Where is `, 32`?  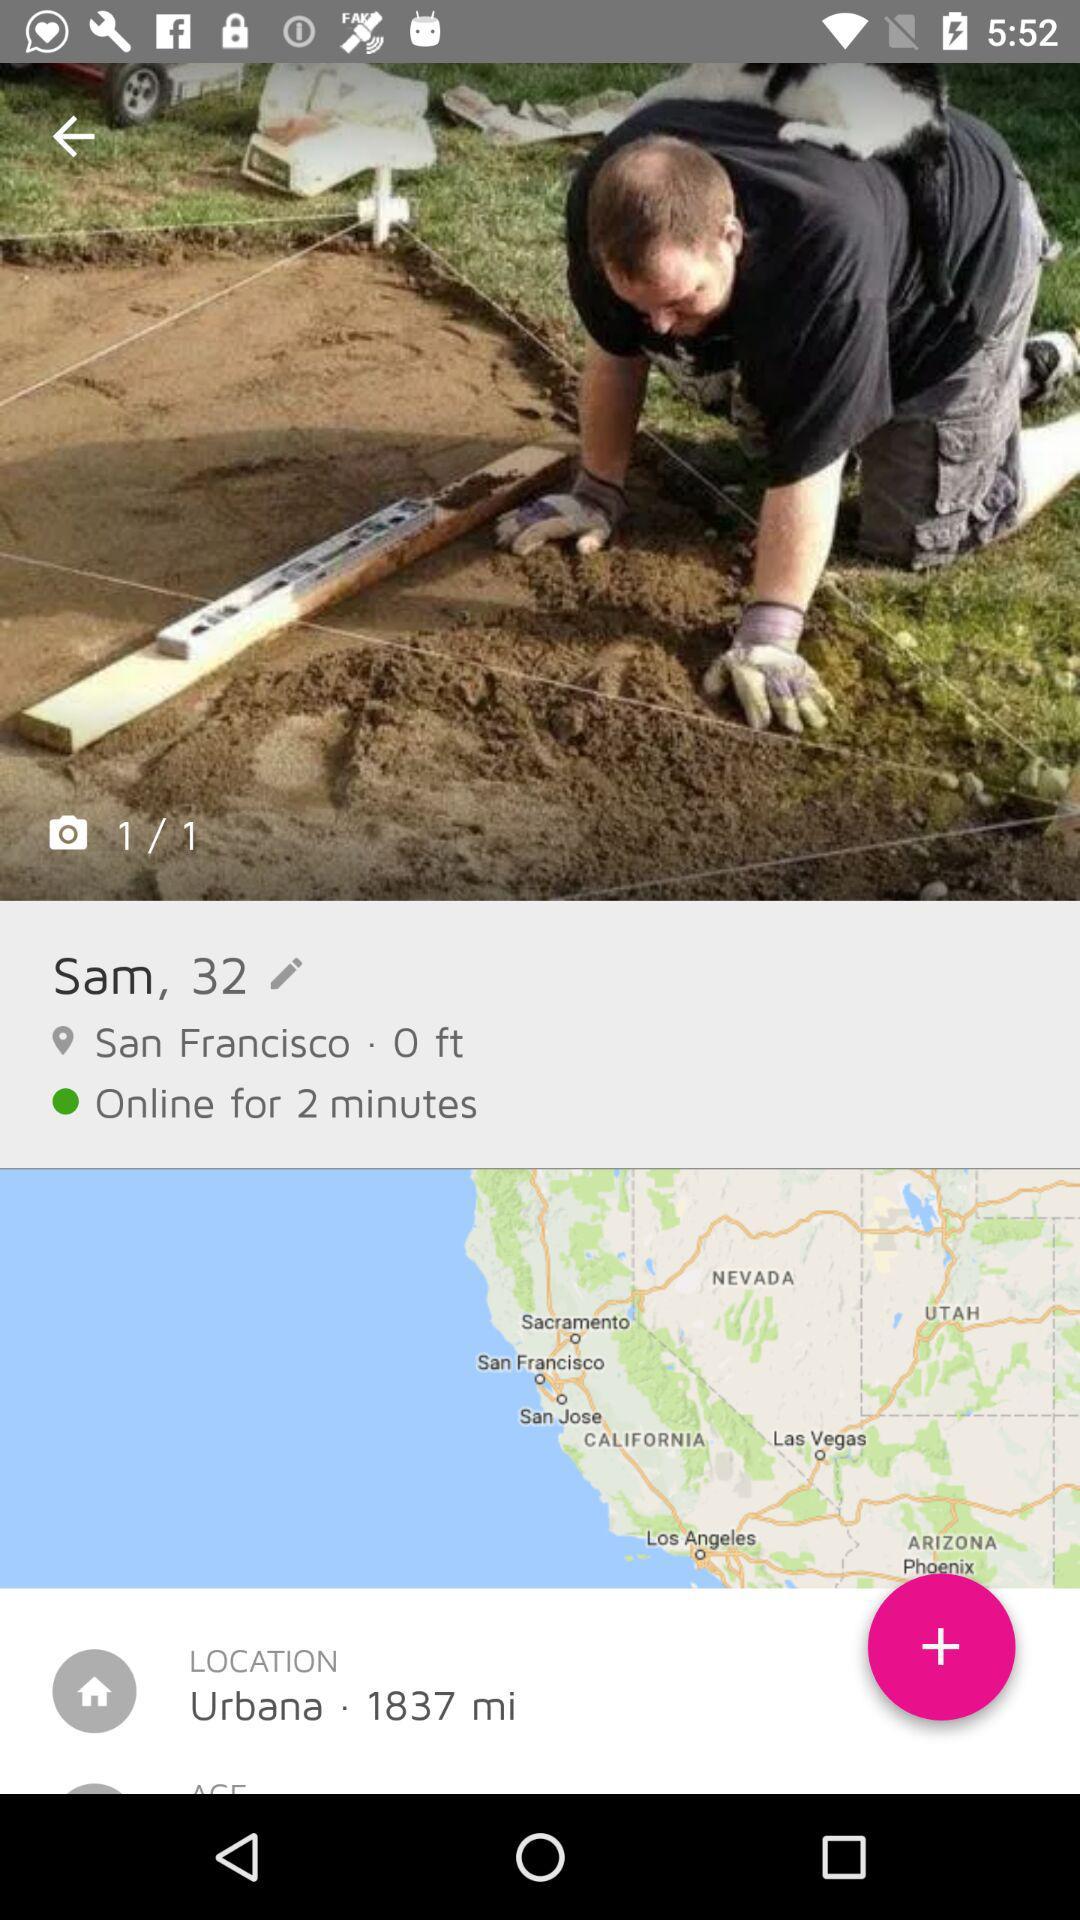
, 32 is located at coordinates (227, 973).